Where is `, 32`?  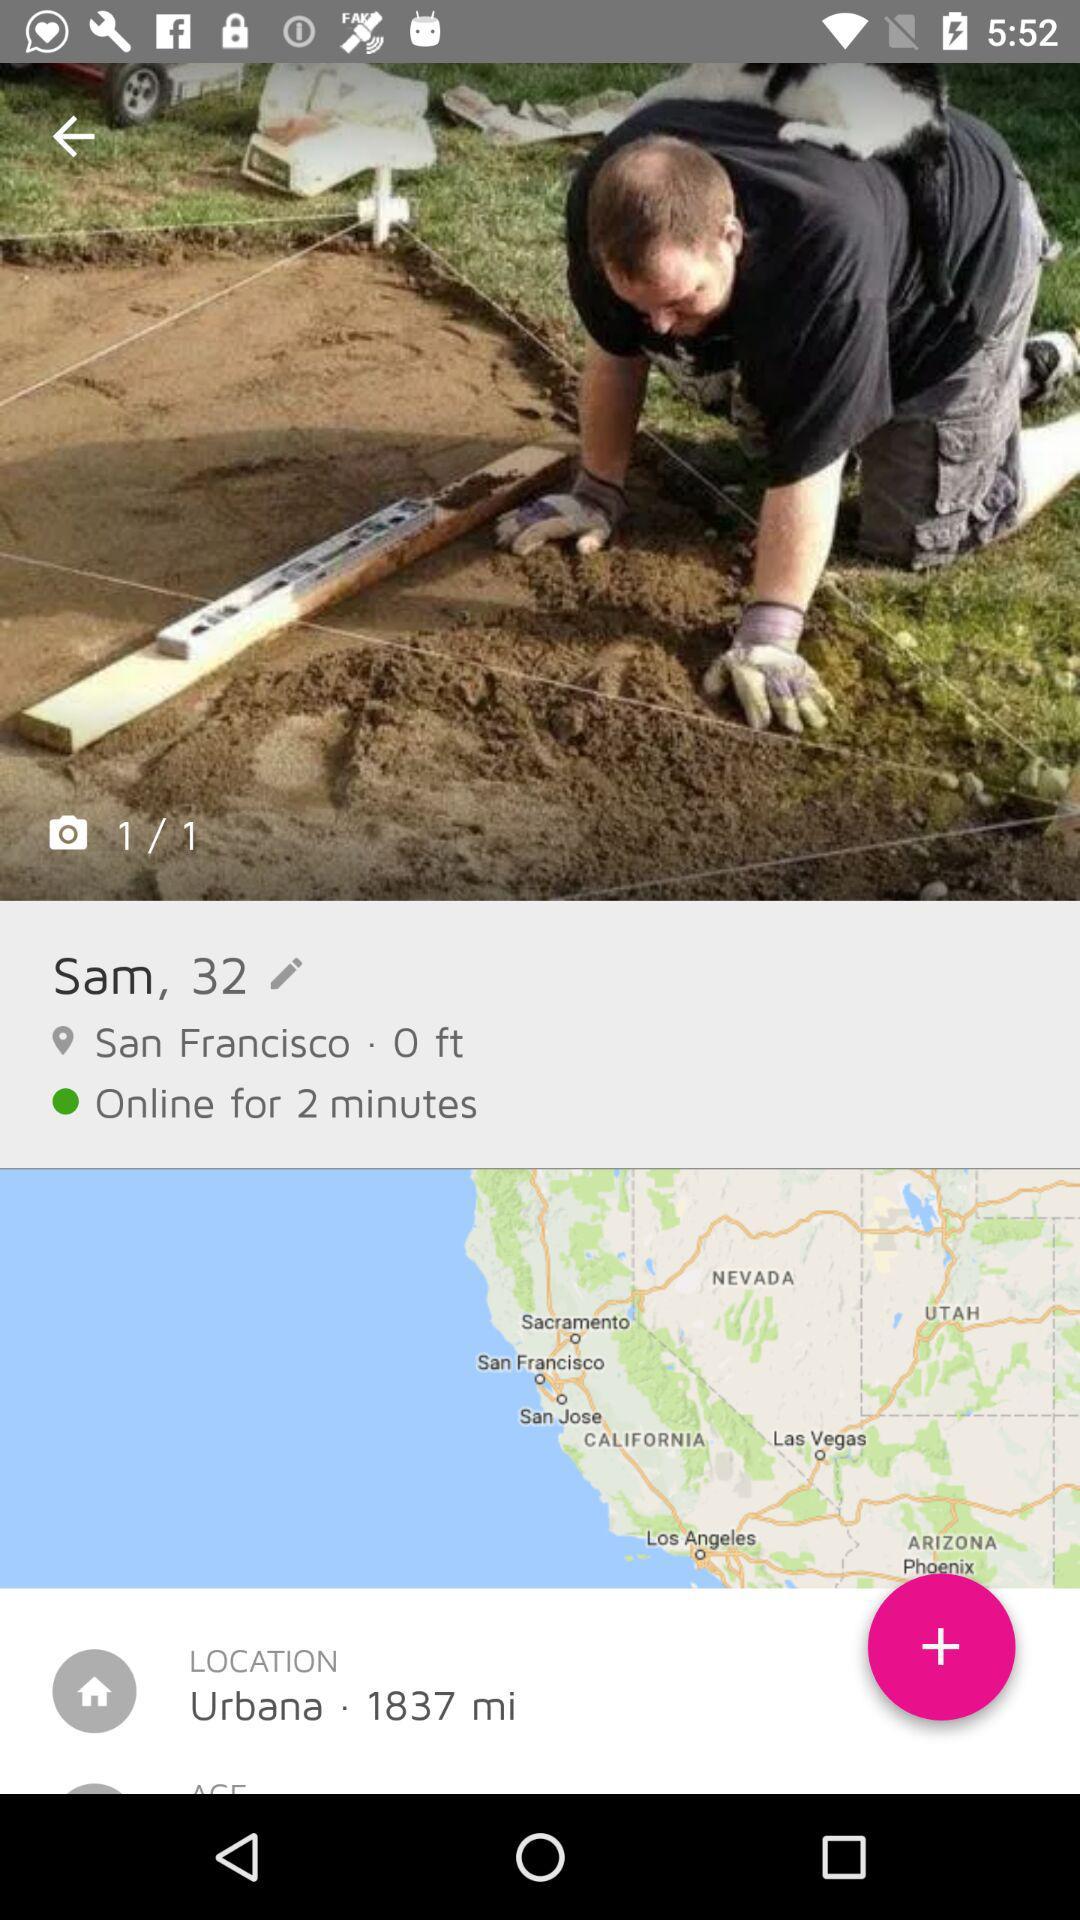
, 32 is located at coordinates (227, 973).